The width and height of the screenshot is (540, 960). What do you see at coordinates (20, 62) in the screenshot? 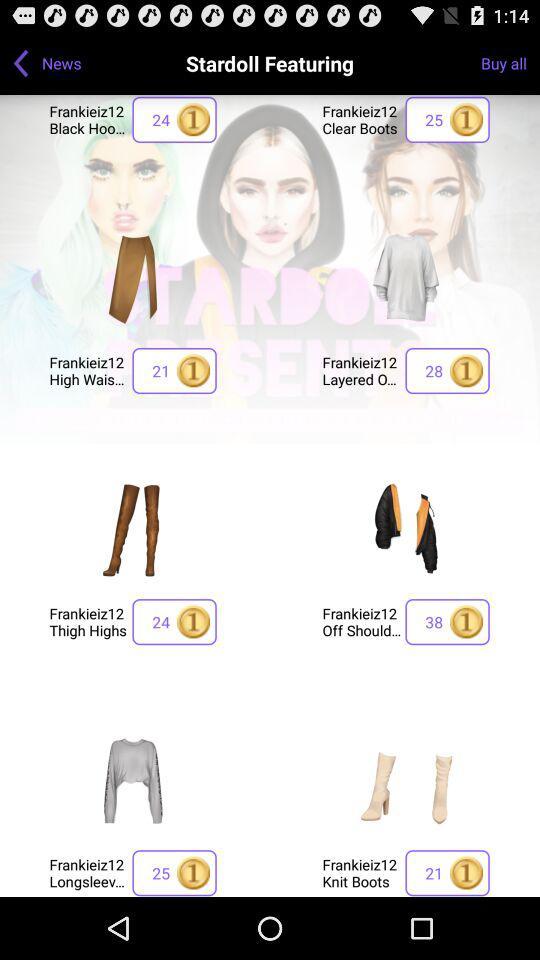
I see `return to previous page` at bounding box center [20, 62].